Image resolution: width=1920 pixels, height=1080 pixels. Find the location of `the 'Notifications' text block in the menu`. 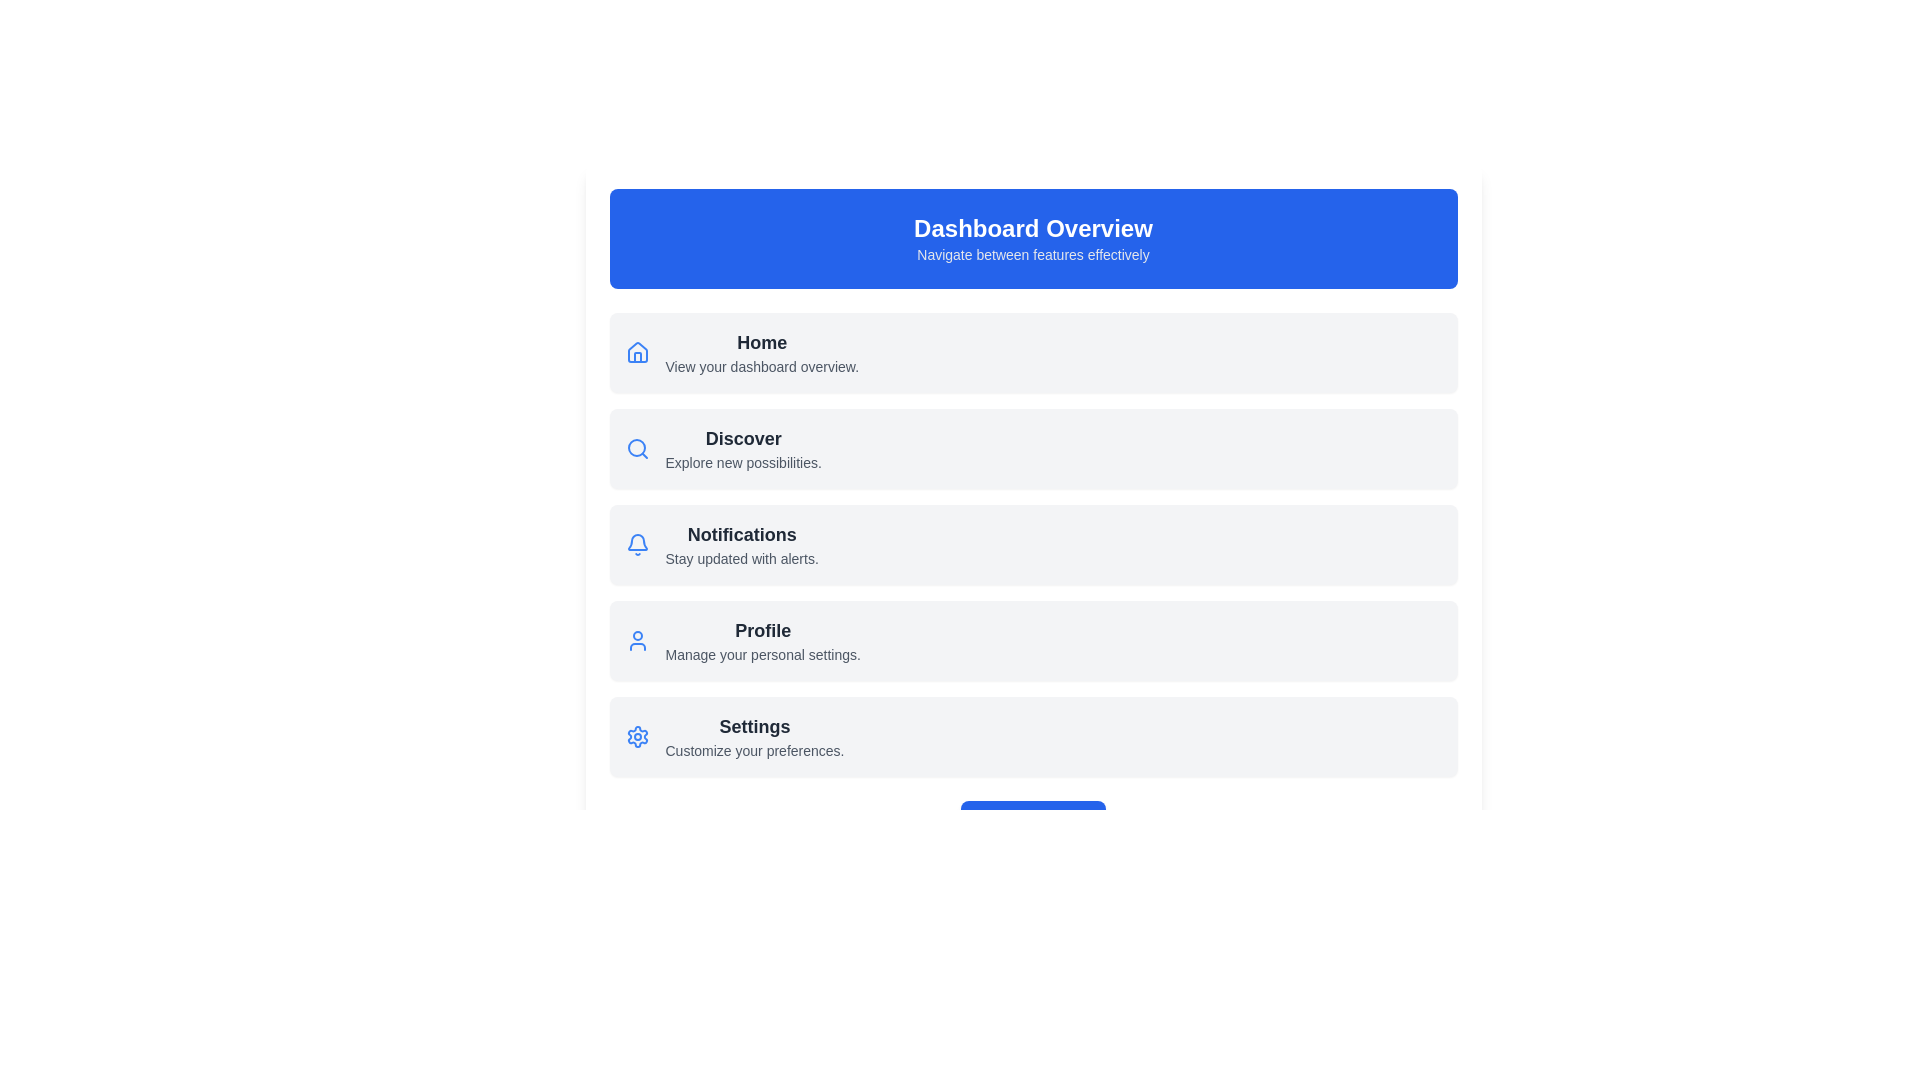

the 'Notifications' text block in the menu is located at coordinates (741, 544).